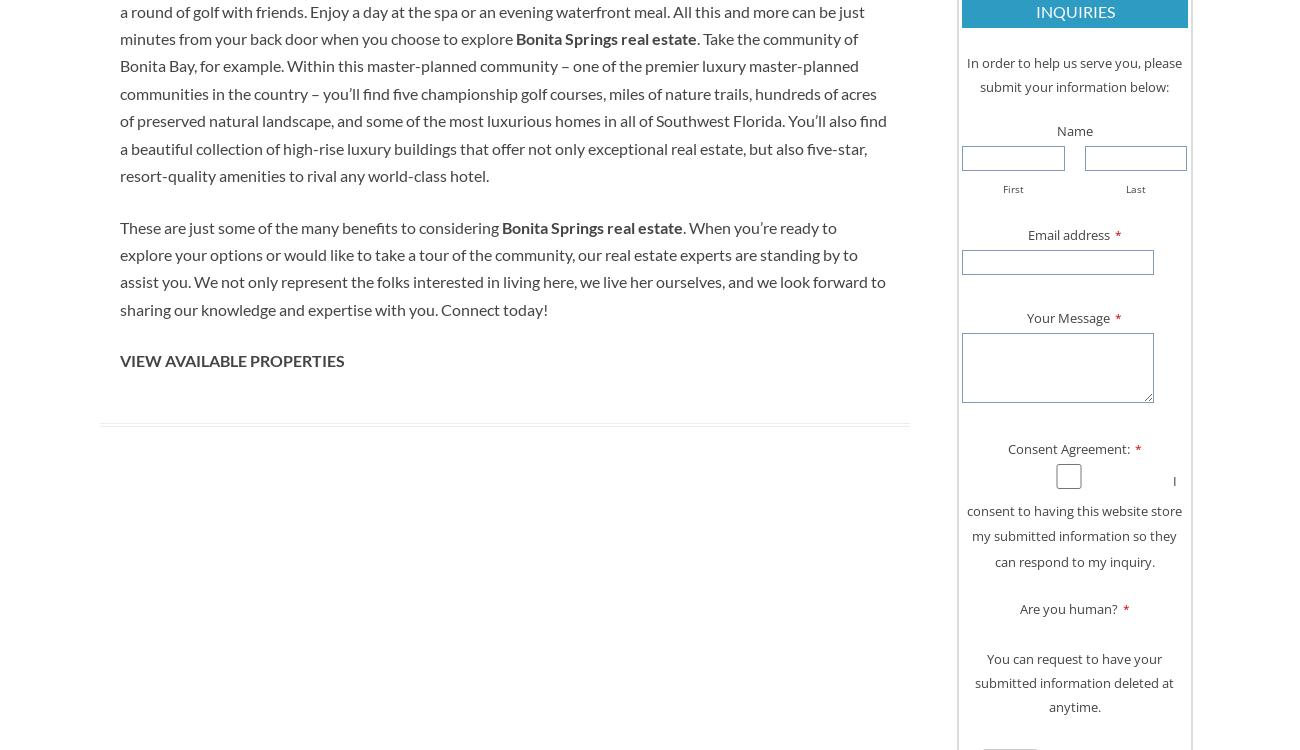 The width and height of the screenshot is (1300, 750). Describe the element at coordinates (683, 225) in the screenshot. I see `'.'` at that location.